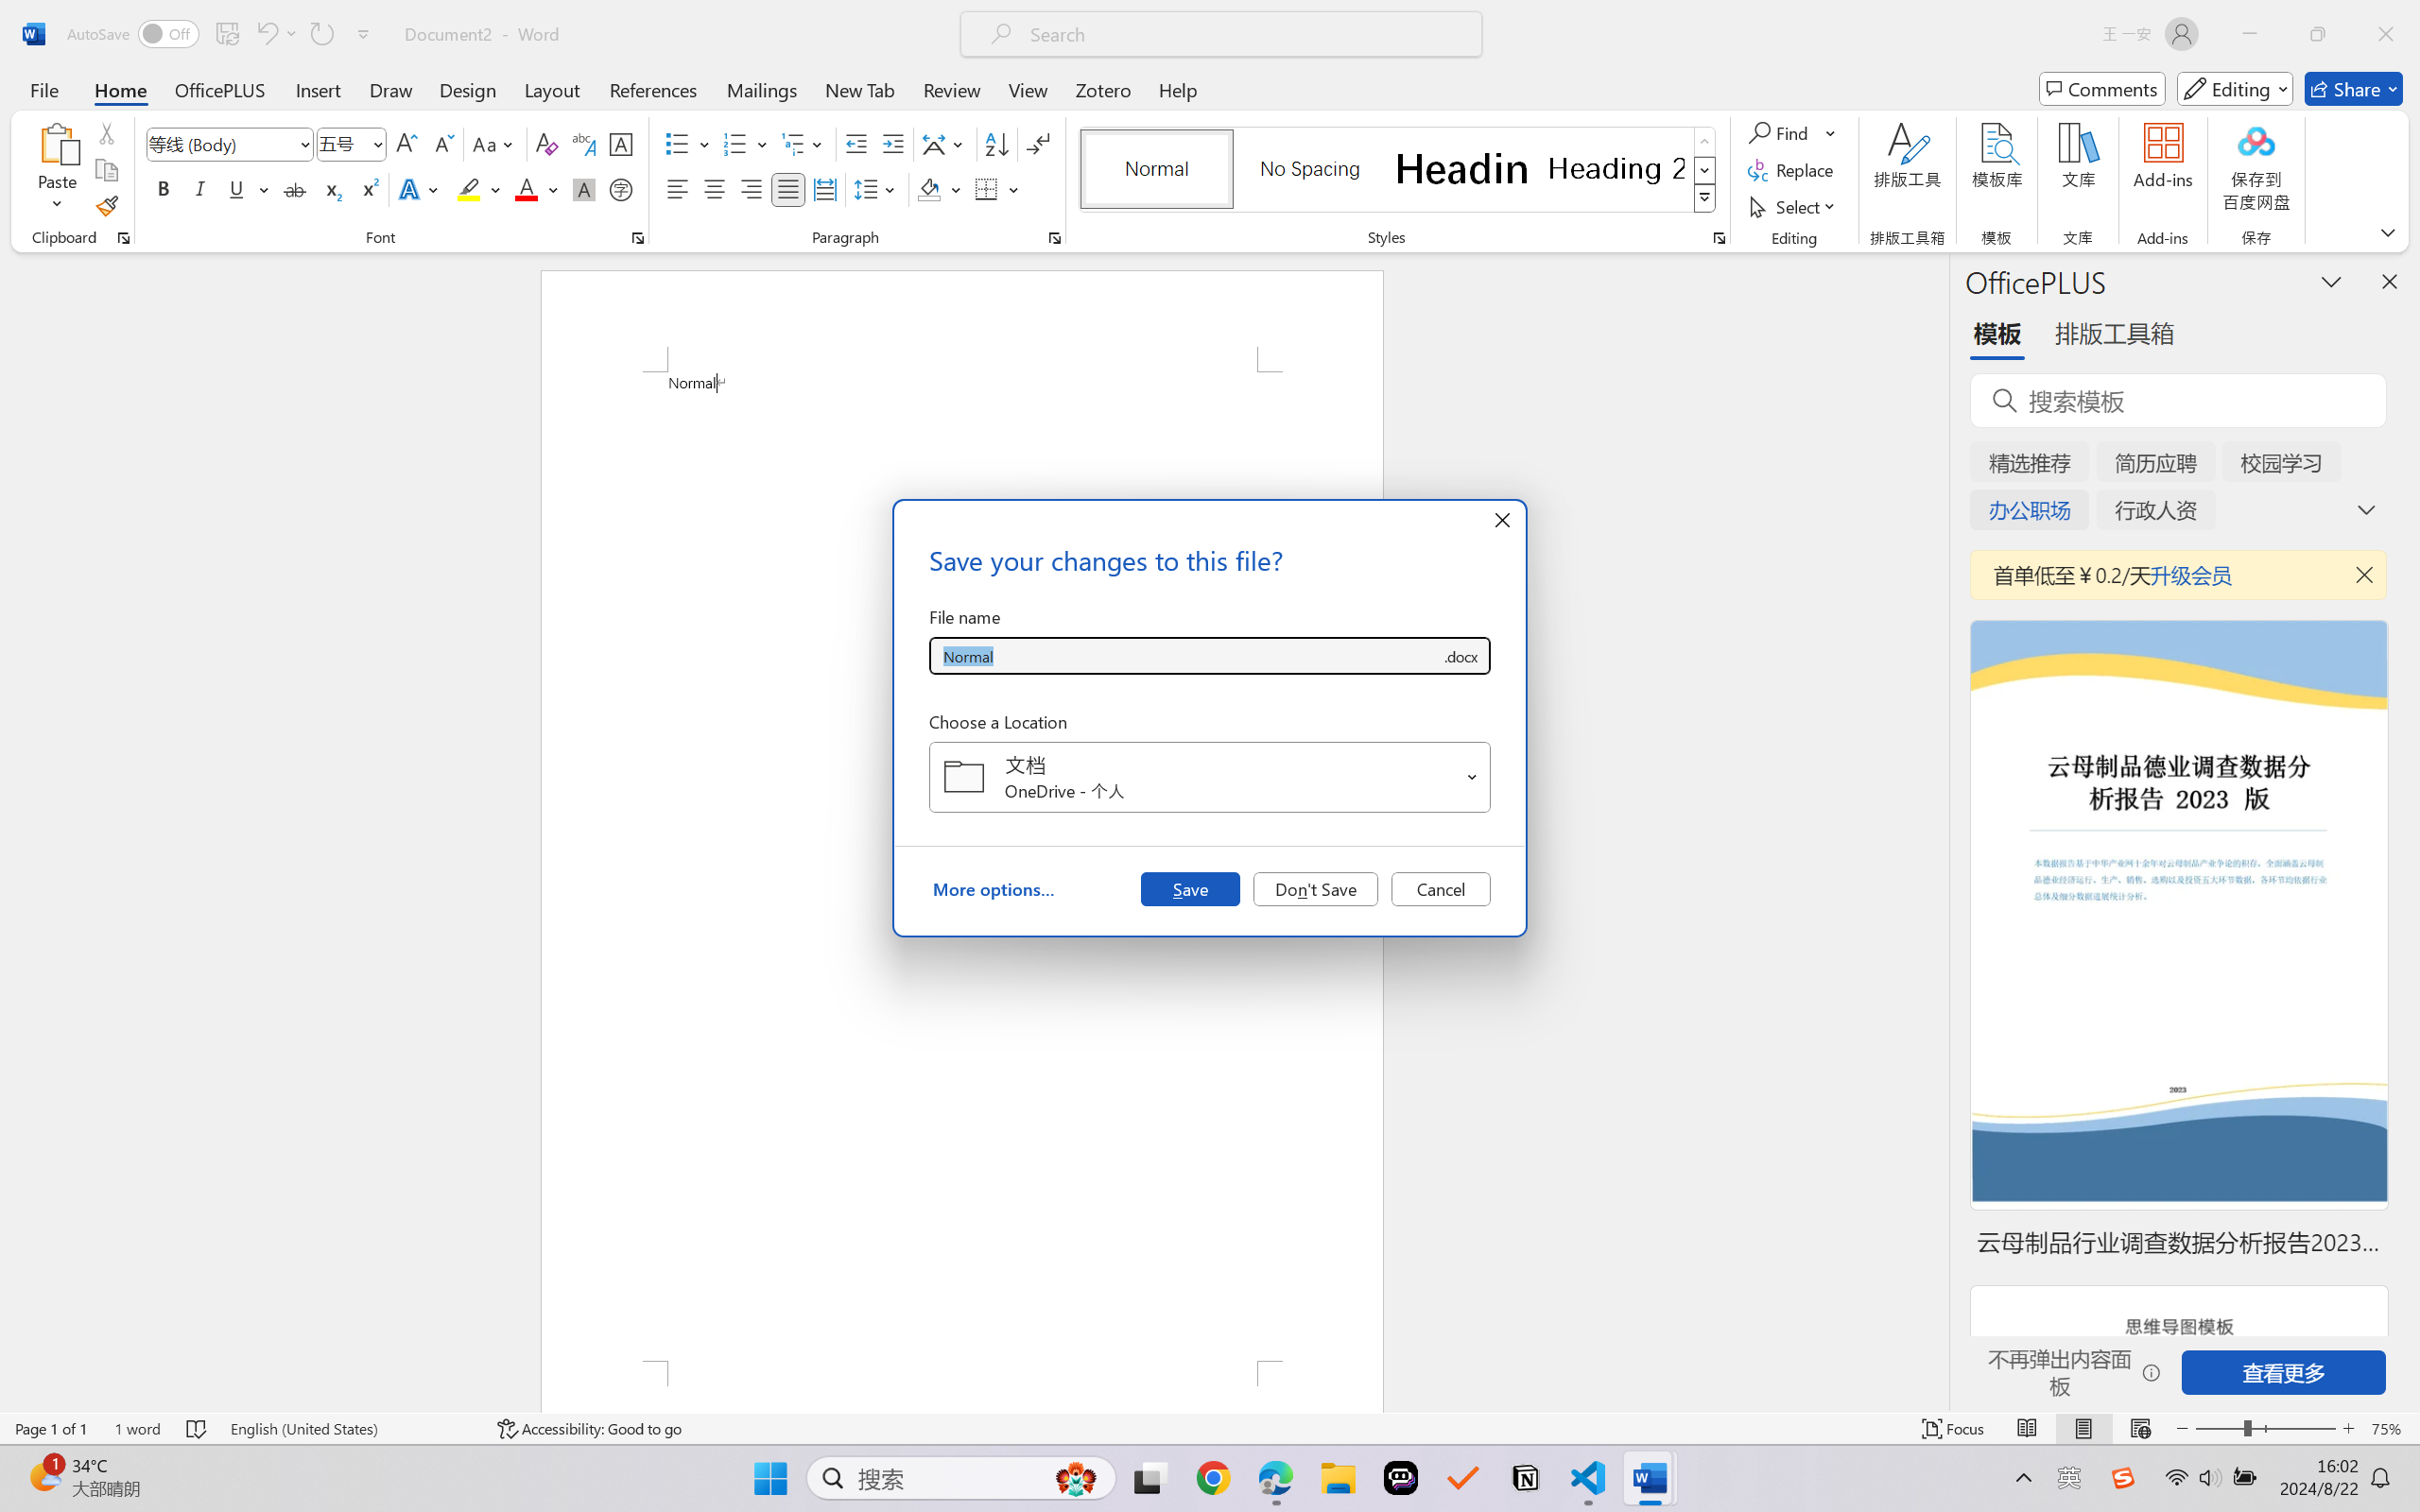 The width and height of the screenshot is (2420, 1512). I want to click on 'Find', so click(1780, 131).